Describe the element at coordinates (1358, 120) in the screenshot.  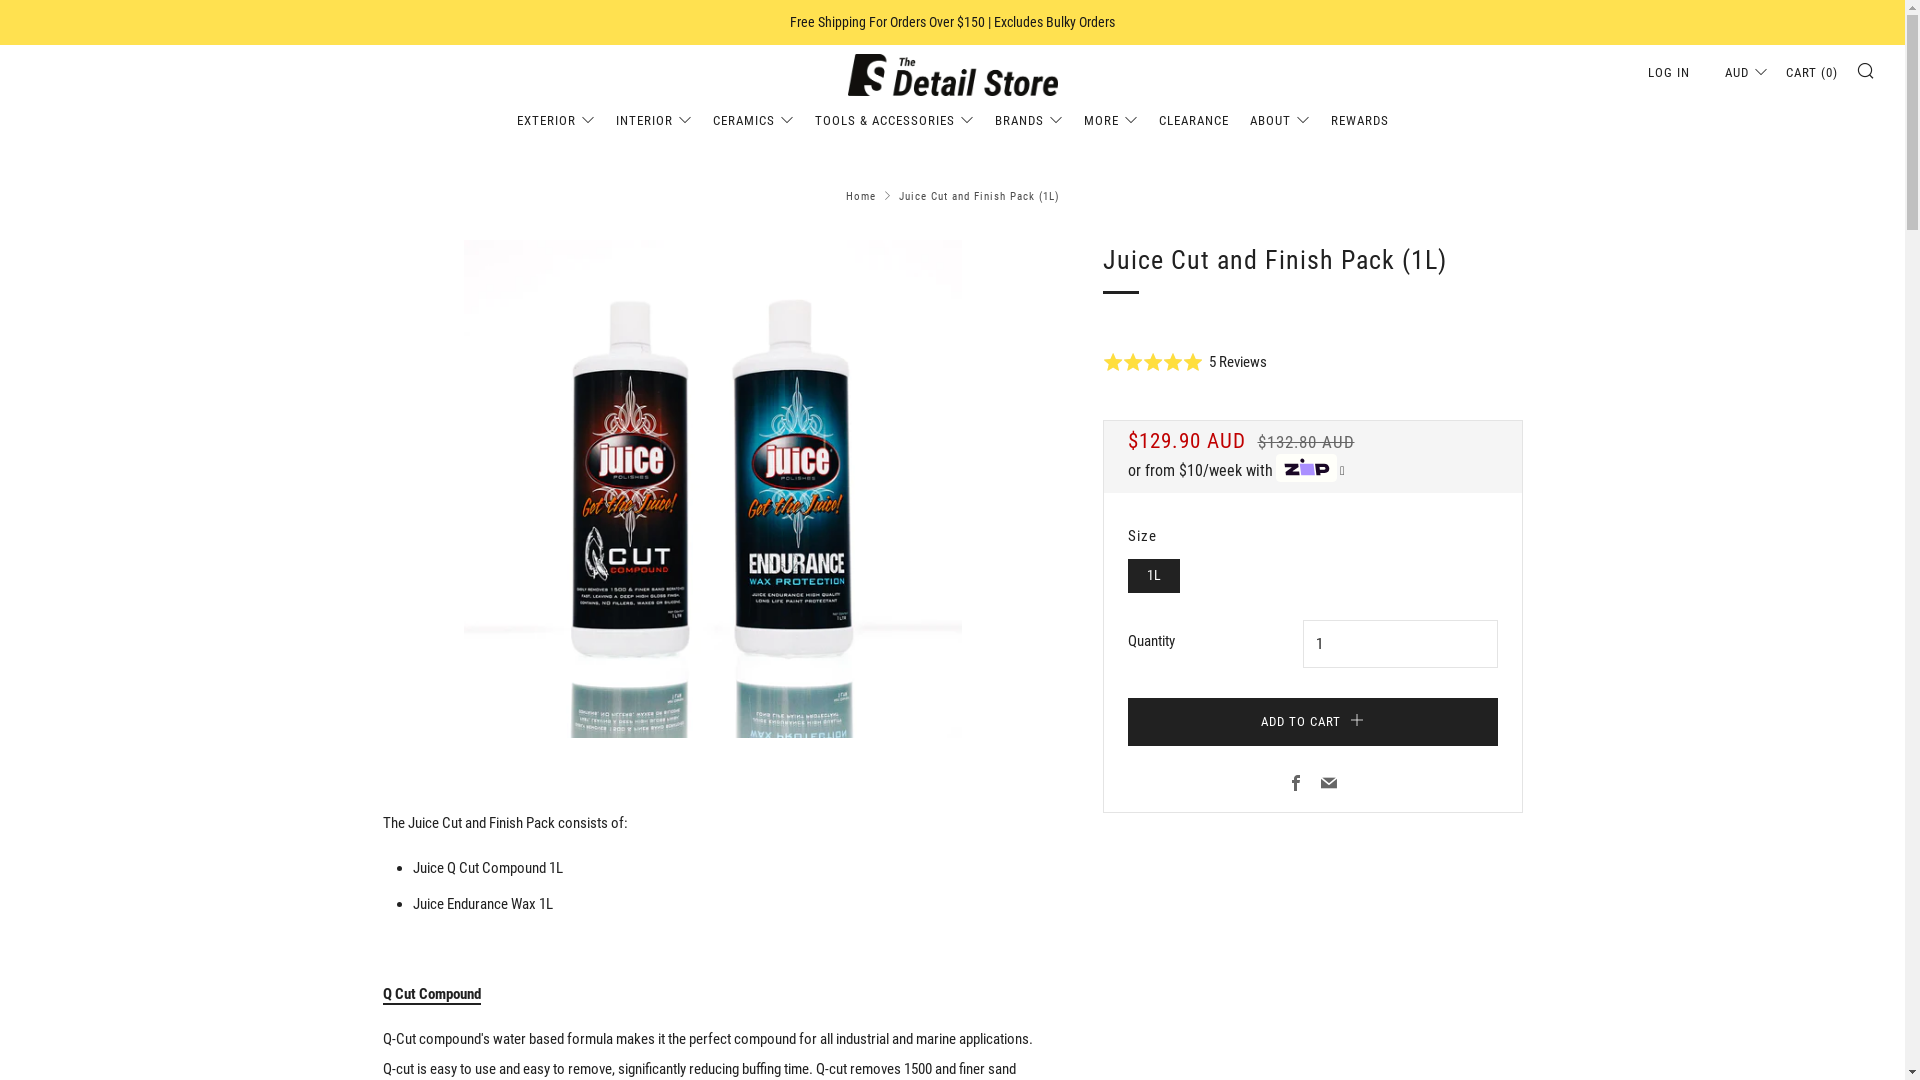
I see `'REWARDS'` at that location.